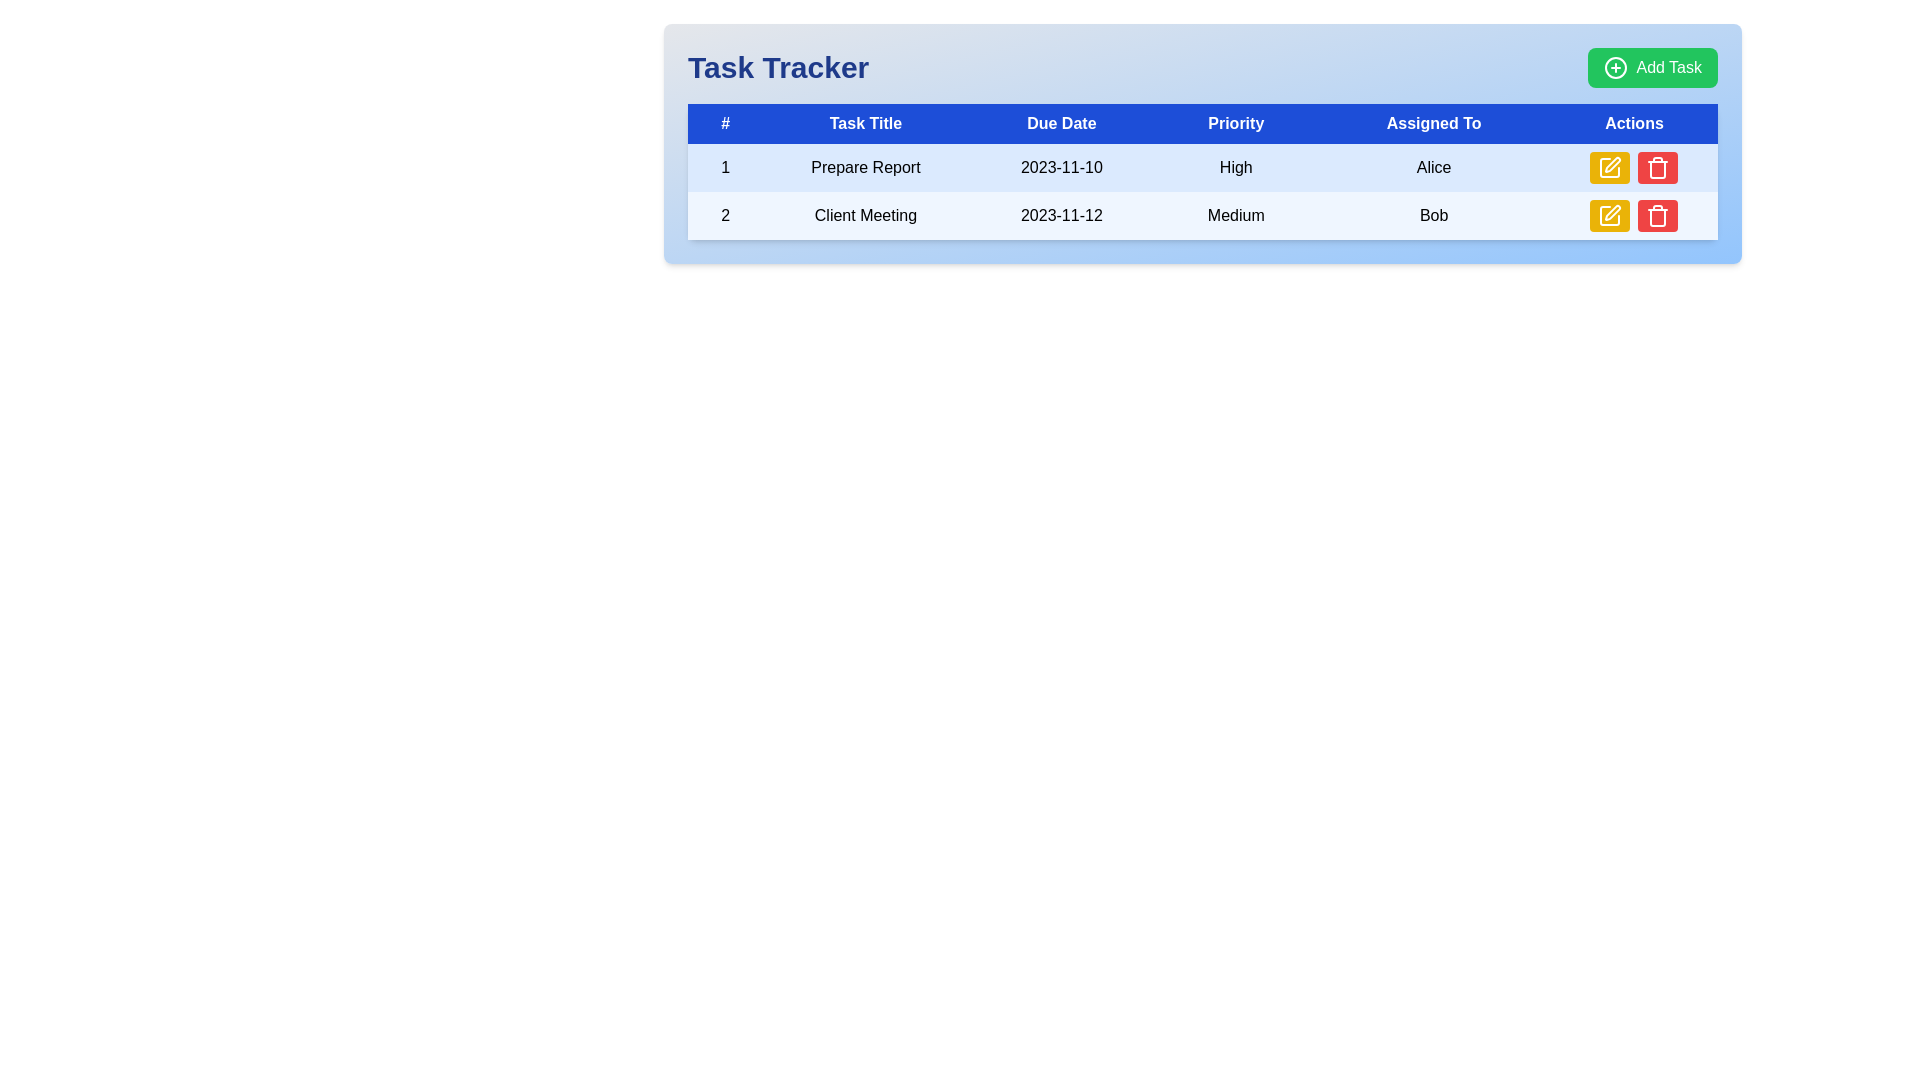 This screenshot has width=1920, height=1080. What do you see at coordinates (1610, 167) in the screenshot?
I see `the edit icon button with a pen inside a square, located in the 'Actions' column of the table corresponding to the task titled 'Prepare Report'` at bounding box center [1610, 167].